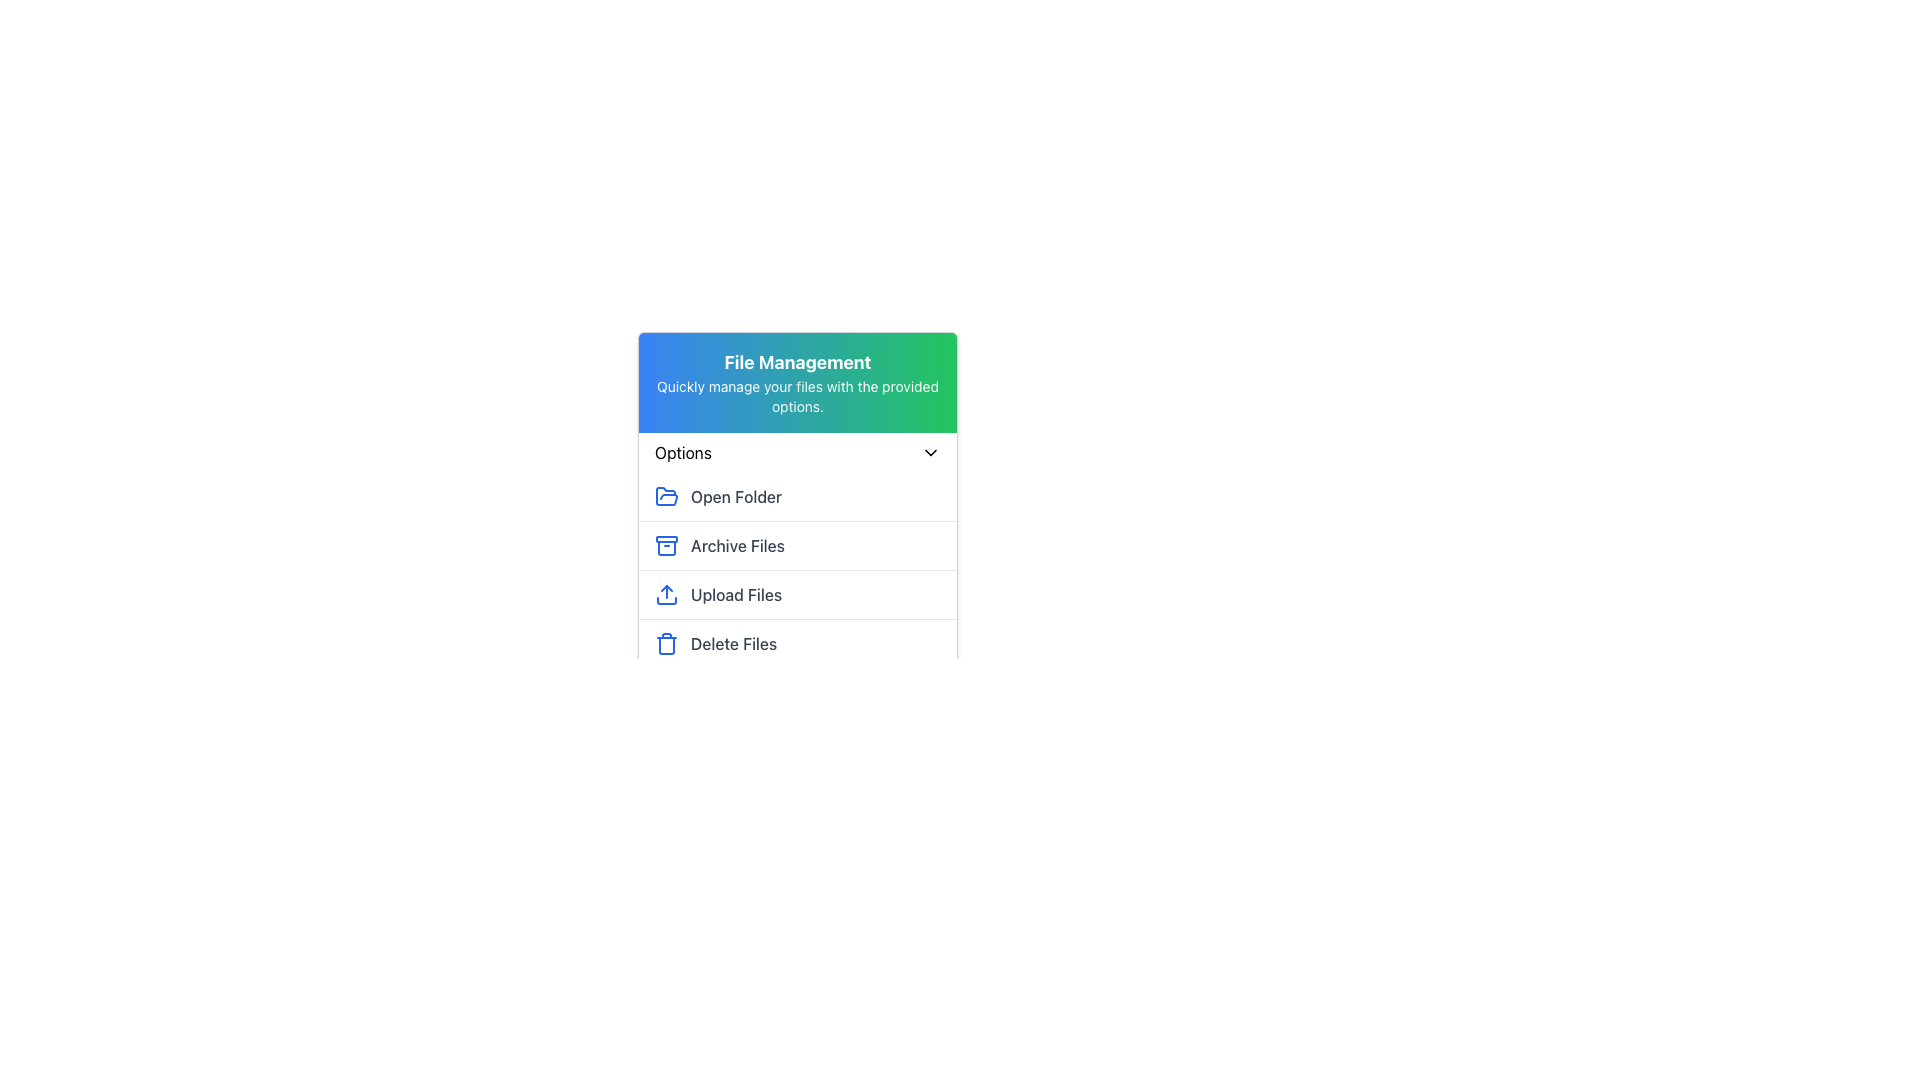 This screenshot has height=1080, width=1920. Describe the element at coordinates (667, 495) in the screenshot. I see `the 'Open Folder' icon located in the 'Options' section of the file management interface` at that location.